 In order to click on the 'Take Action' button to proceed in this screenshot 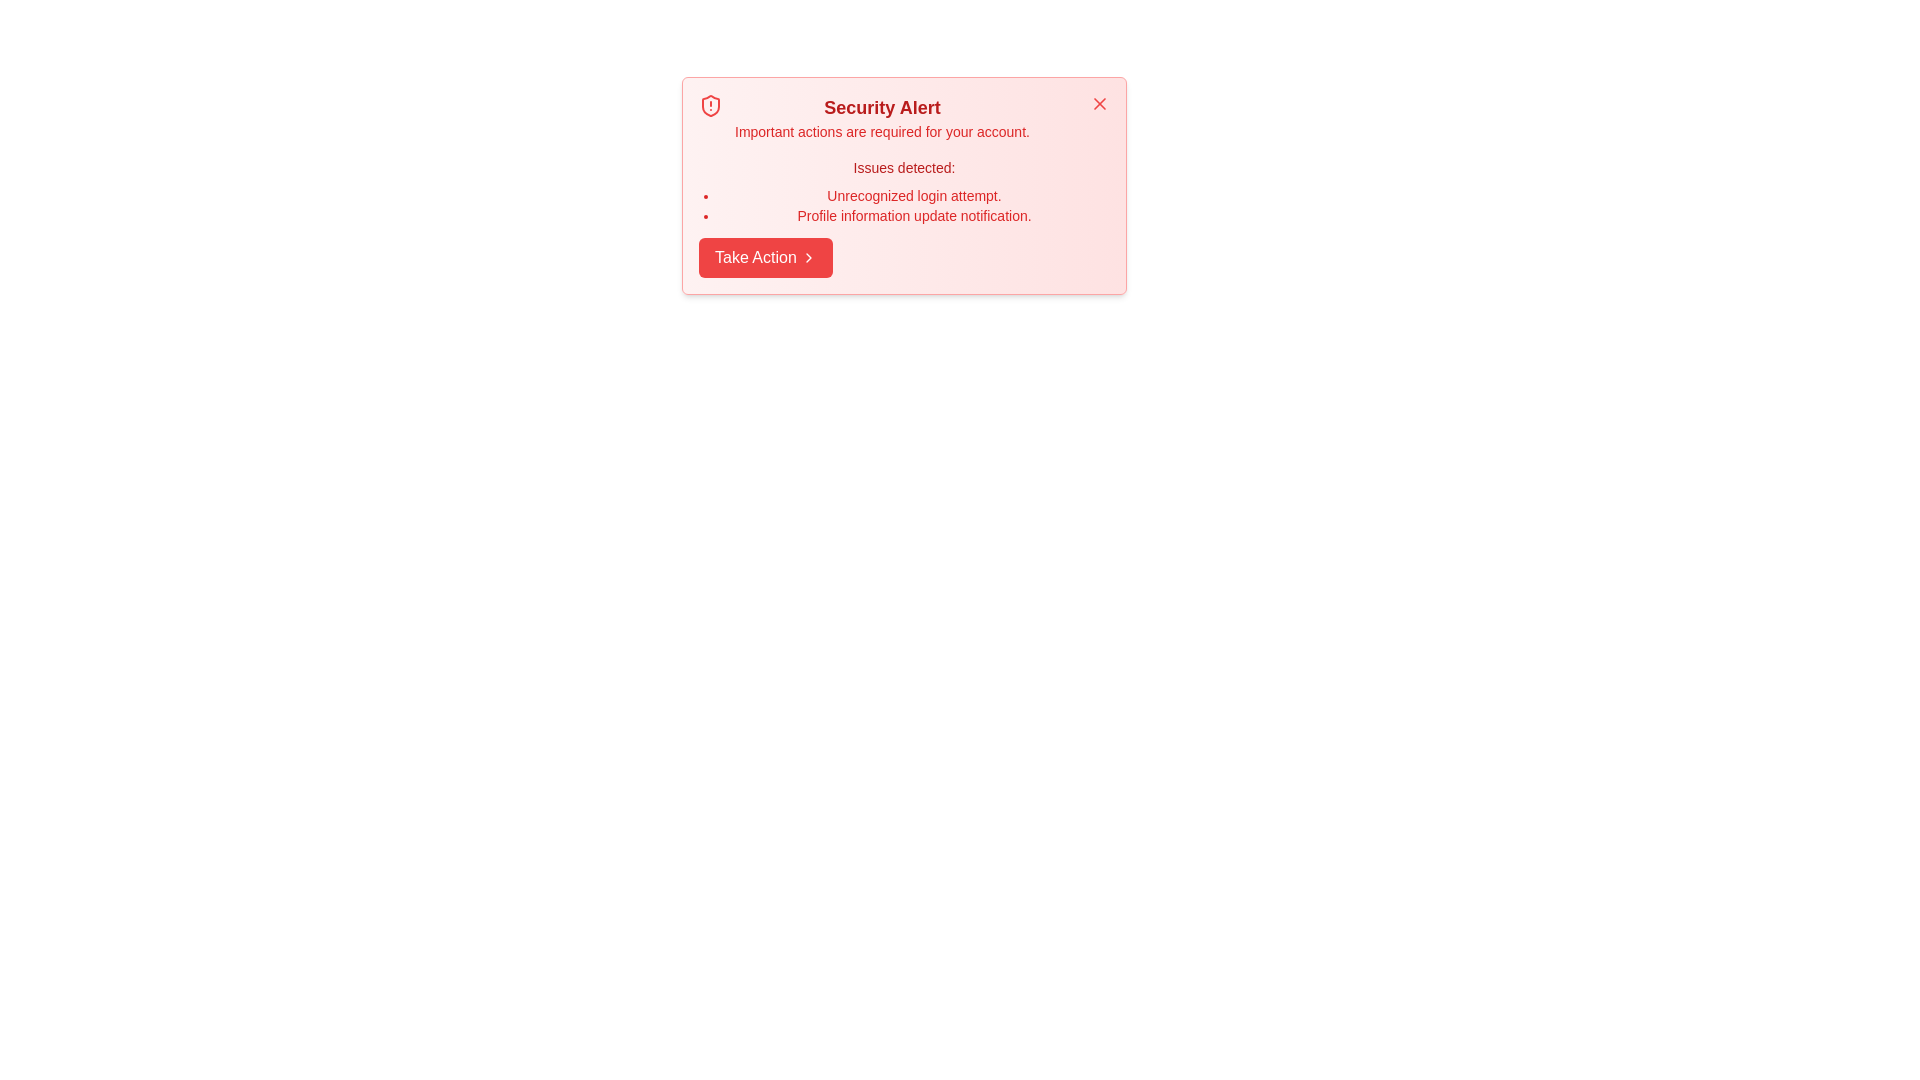, I will do `click(764, 257)`.